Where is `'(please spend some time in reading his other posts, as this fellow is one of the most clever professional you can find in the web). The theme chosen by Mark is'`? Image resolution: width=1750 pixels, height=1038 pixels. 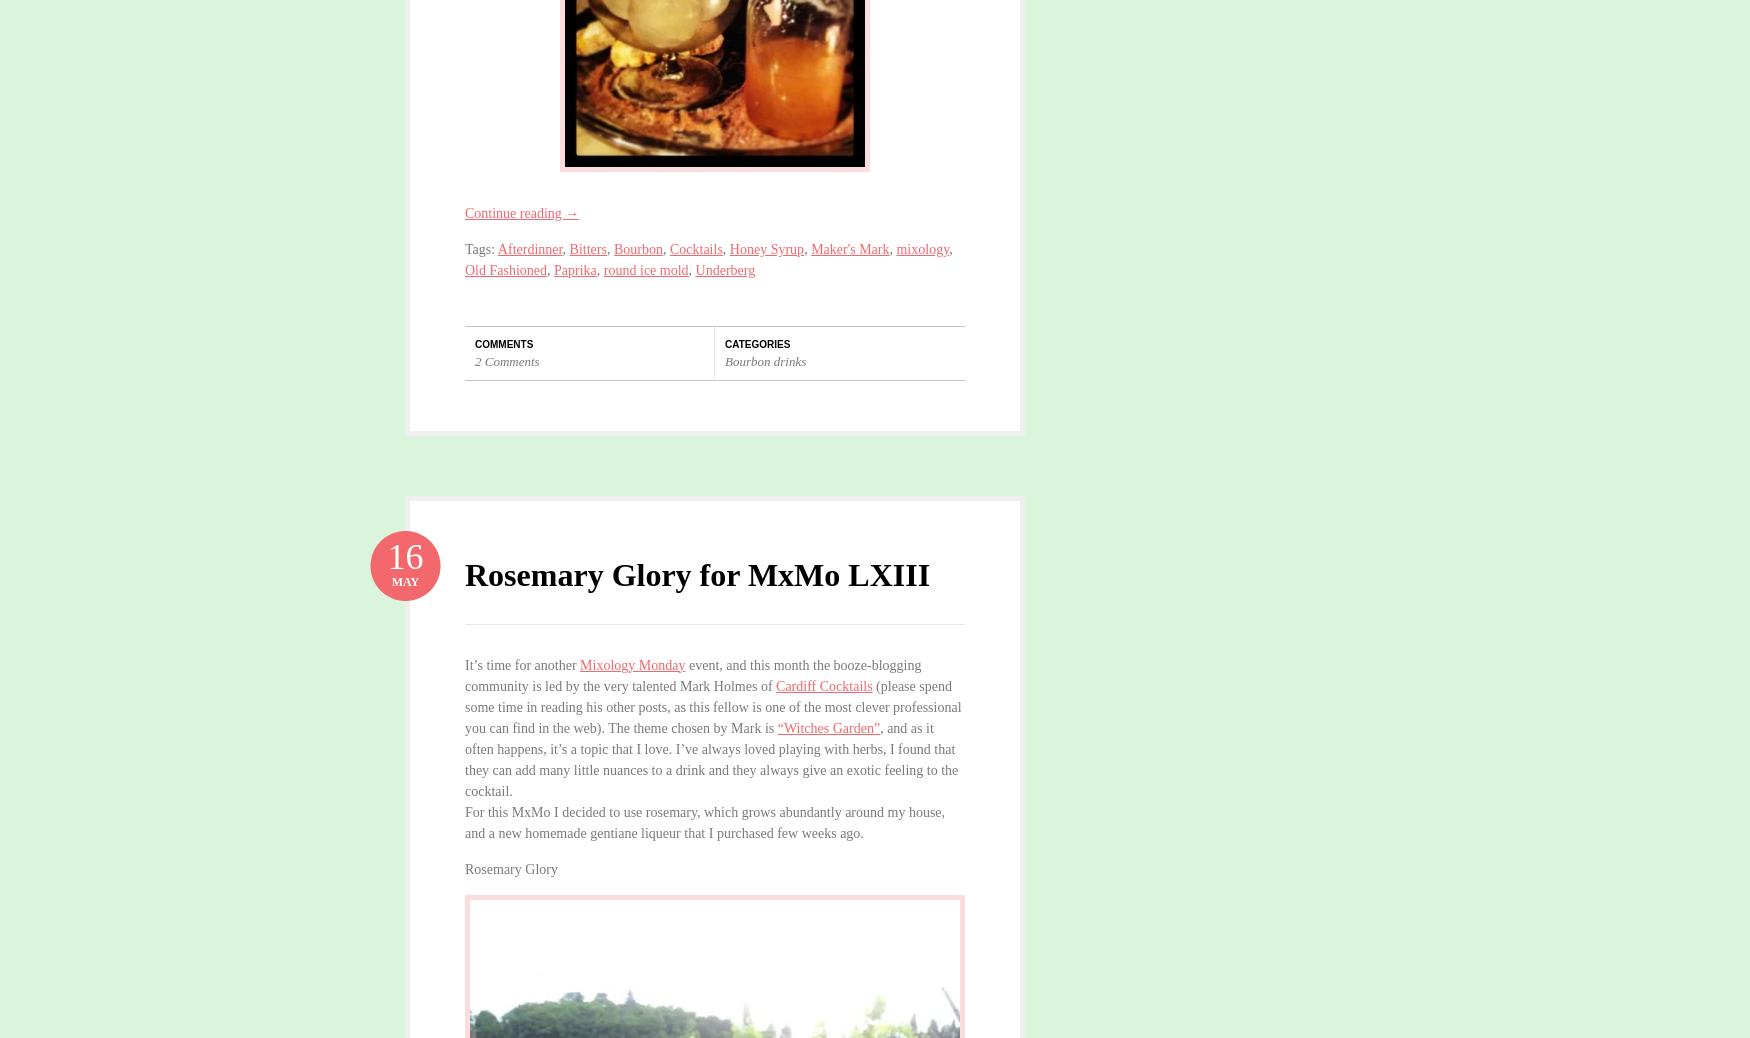 '(please spend some time in reading his other posts, as this fellow is one of the most clever professional you can find in the web). The theme chosen by Mark is' is located at coordinates (712, 705).